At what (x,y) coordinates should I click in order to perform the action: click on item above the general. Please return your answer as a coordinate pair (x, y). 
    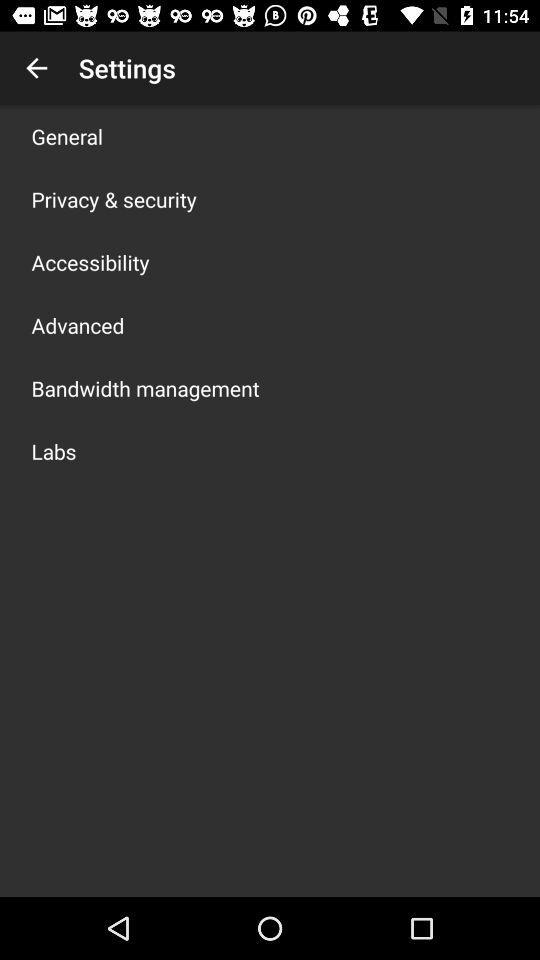
    Looking at the image, I should click on (36, 68).